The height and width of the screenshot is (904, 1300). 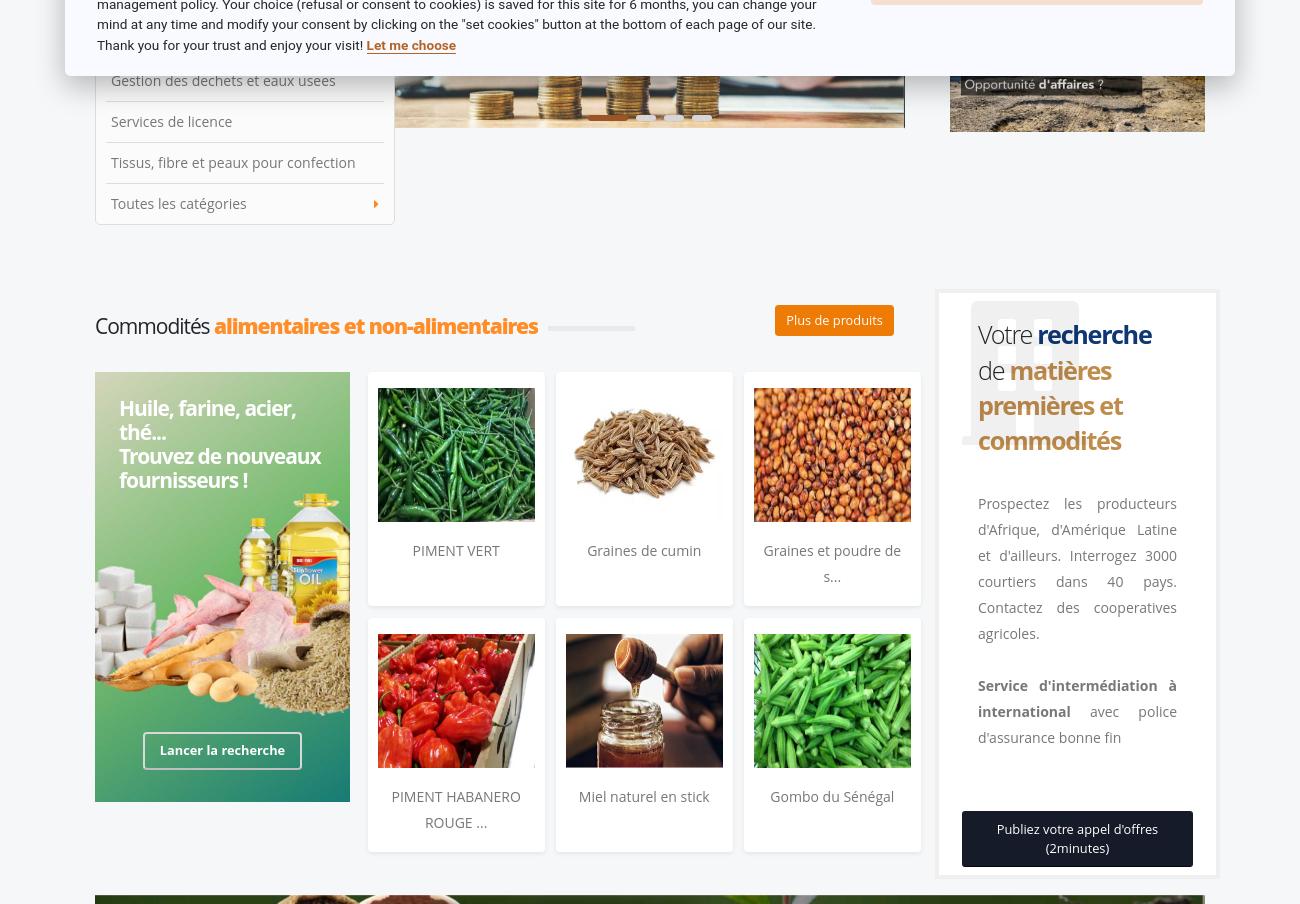 I want to click on 'Huile, farine, acier, thé...', so click(x=207, y=419).